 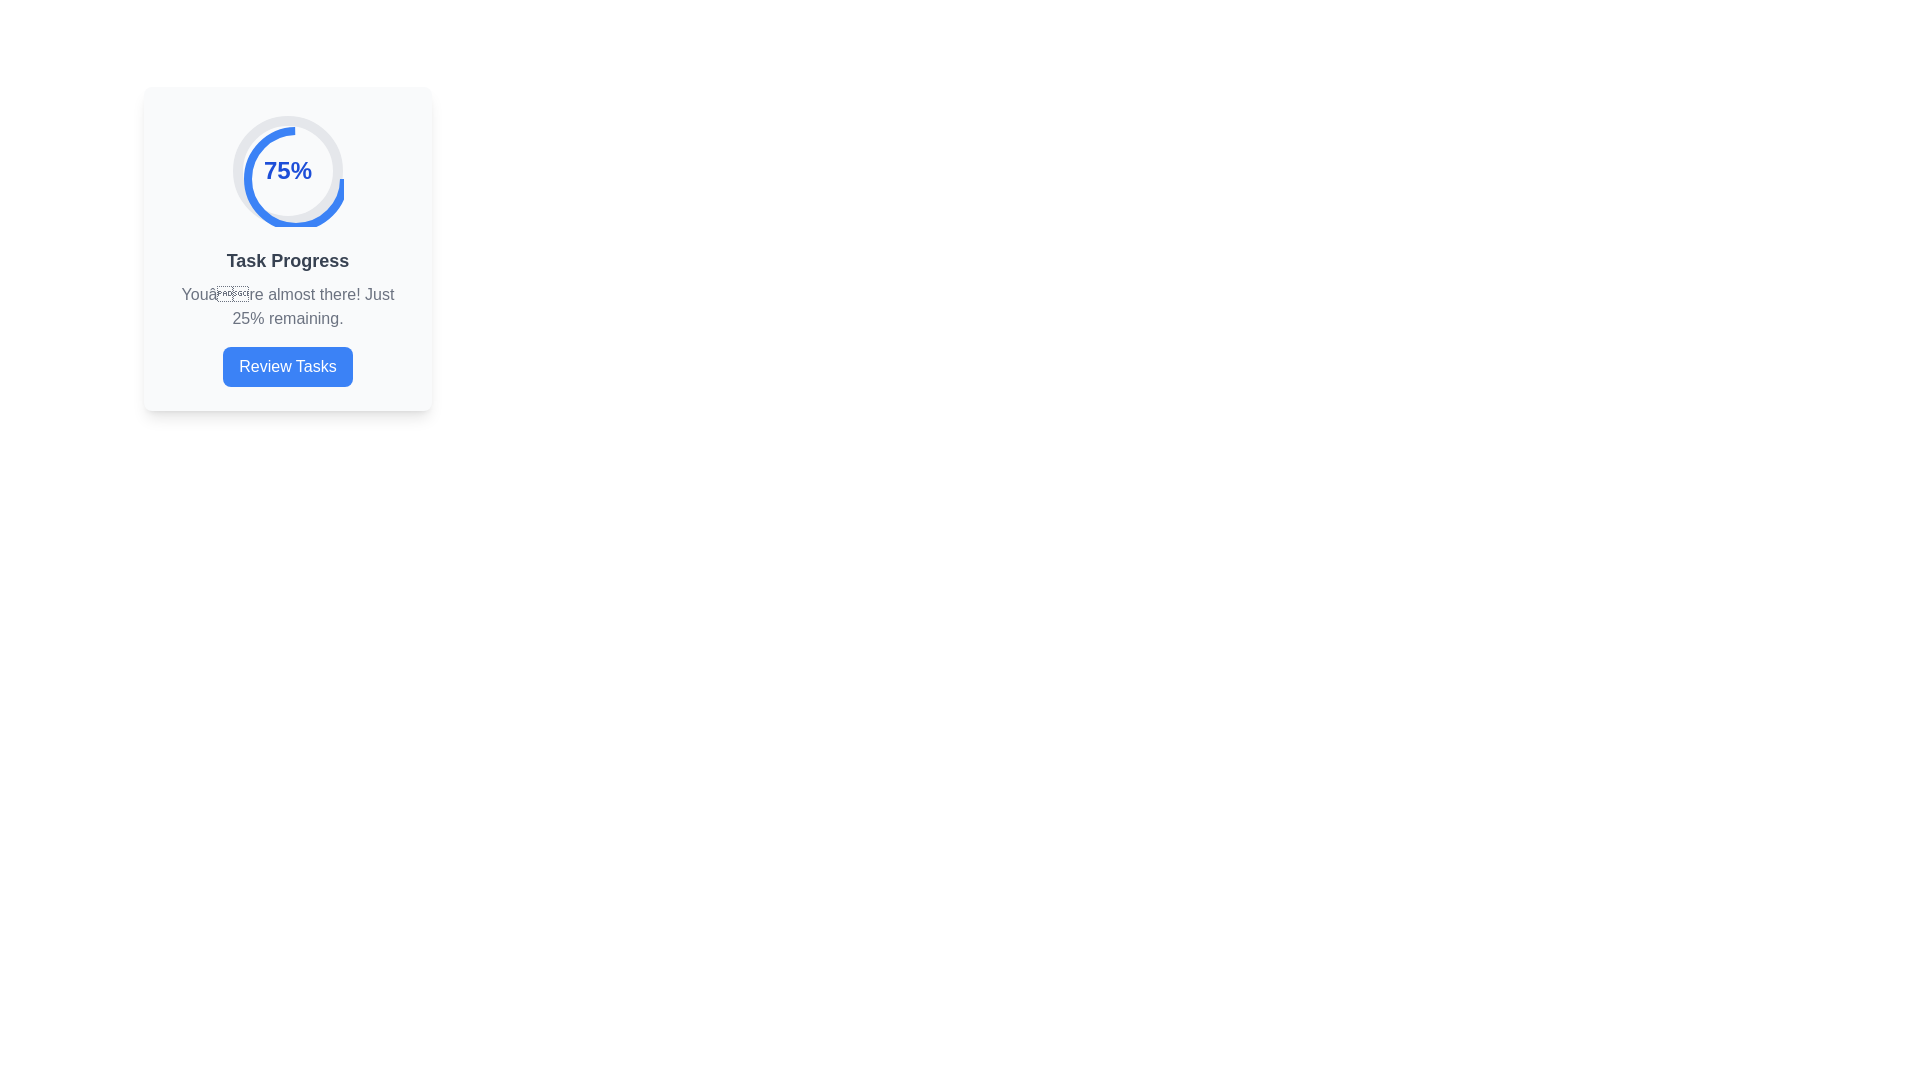 I want to click on the text display element that shows the progress percentage value, which is positioned at the center of a circular progress indicator, so click(x=287, y=169).